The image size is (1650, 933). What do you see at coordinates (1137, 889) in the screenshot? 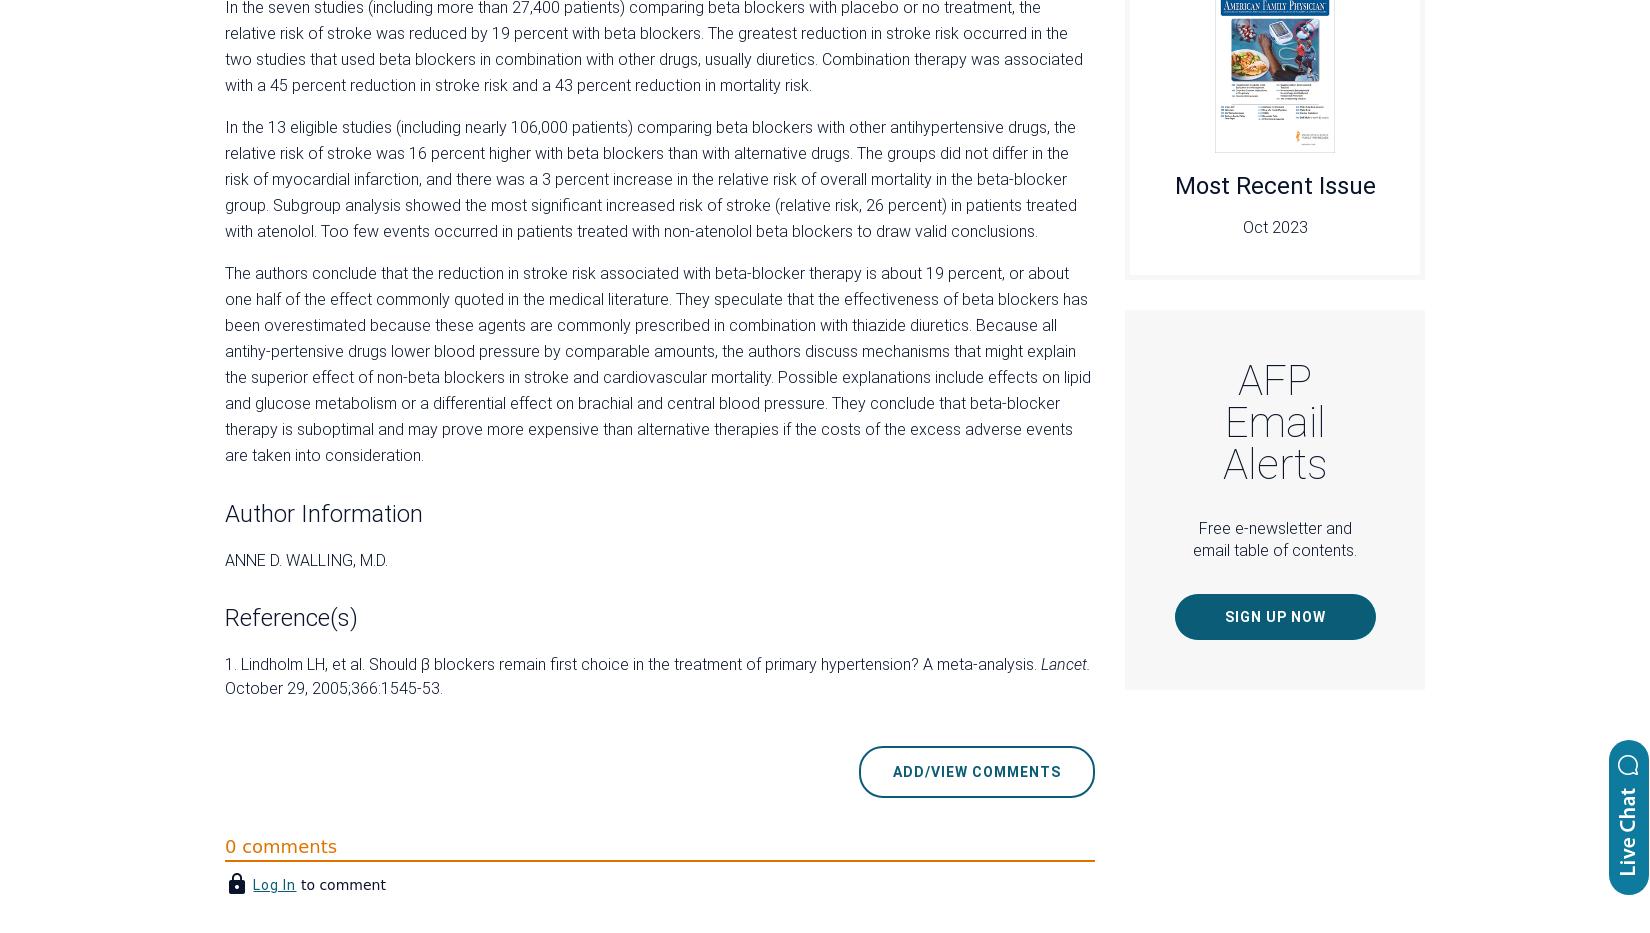
I see `'EBM Toolkit'` at bounding box center [1137, 889].